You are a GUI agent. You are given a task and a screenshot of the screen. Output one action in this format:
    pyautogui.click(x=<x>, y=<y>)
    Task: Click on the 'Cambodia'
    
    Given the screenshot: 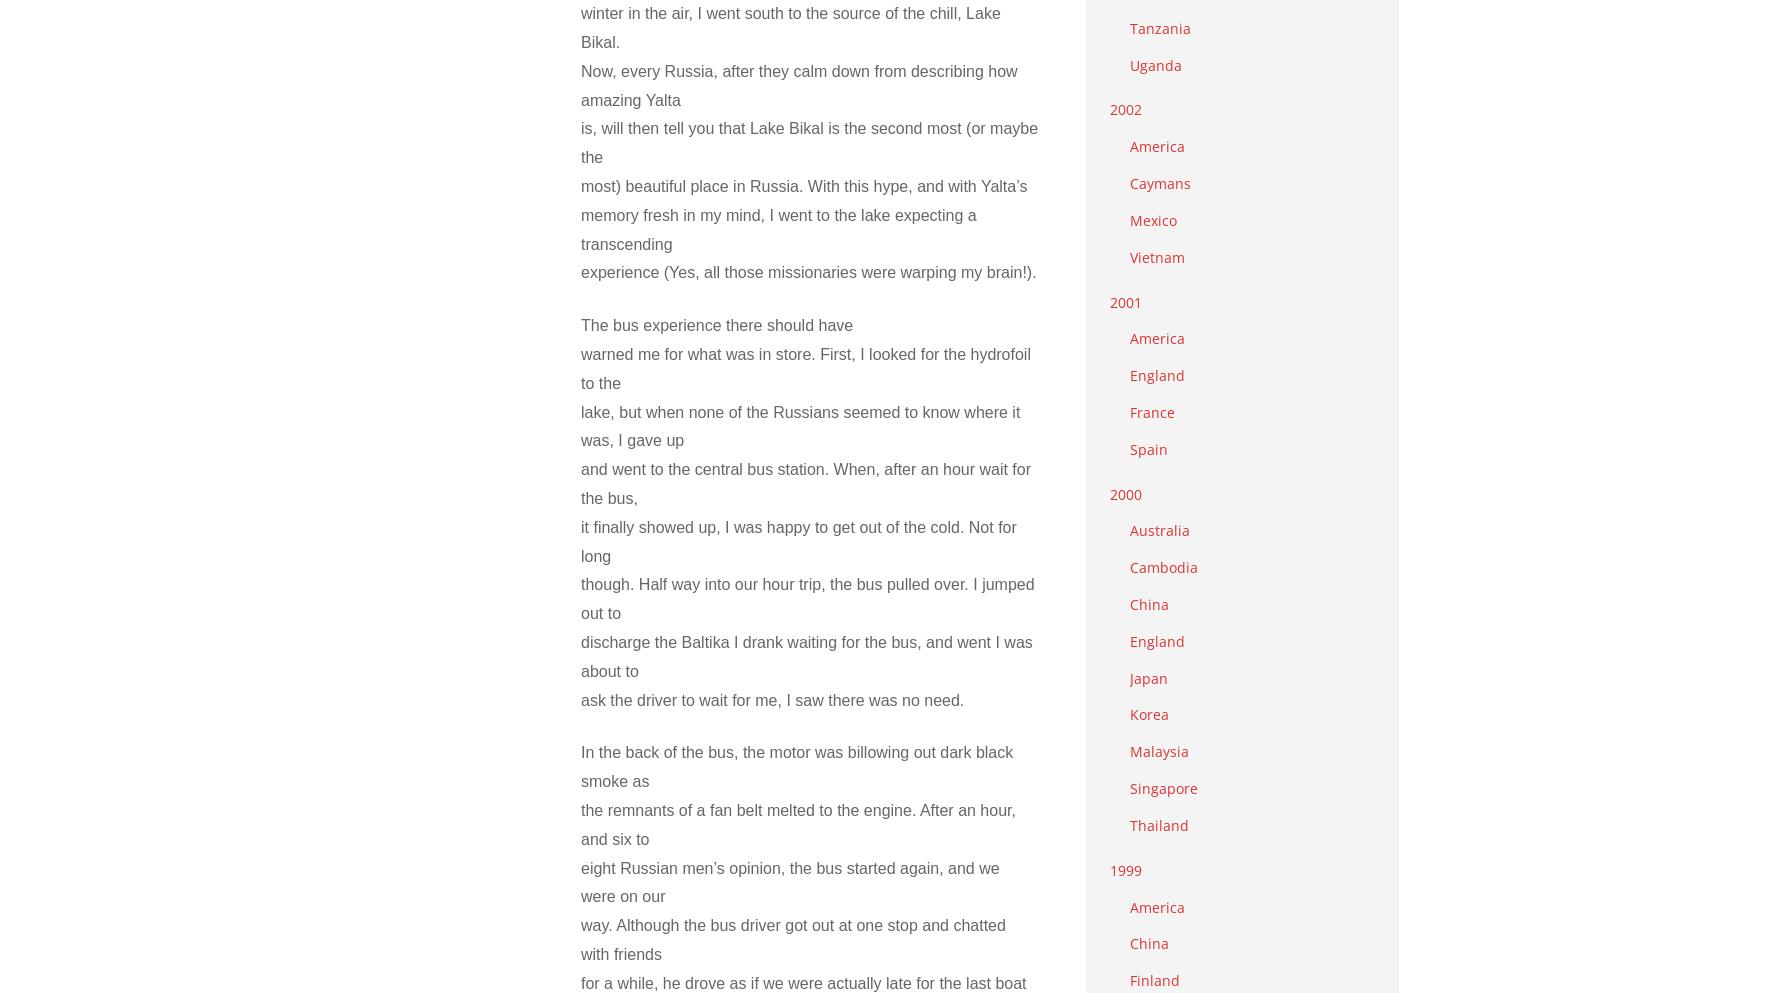 What is the action you would take?
    pyautogui.click(x=1163, y=566)
    